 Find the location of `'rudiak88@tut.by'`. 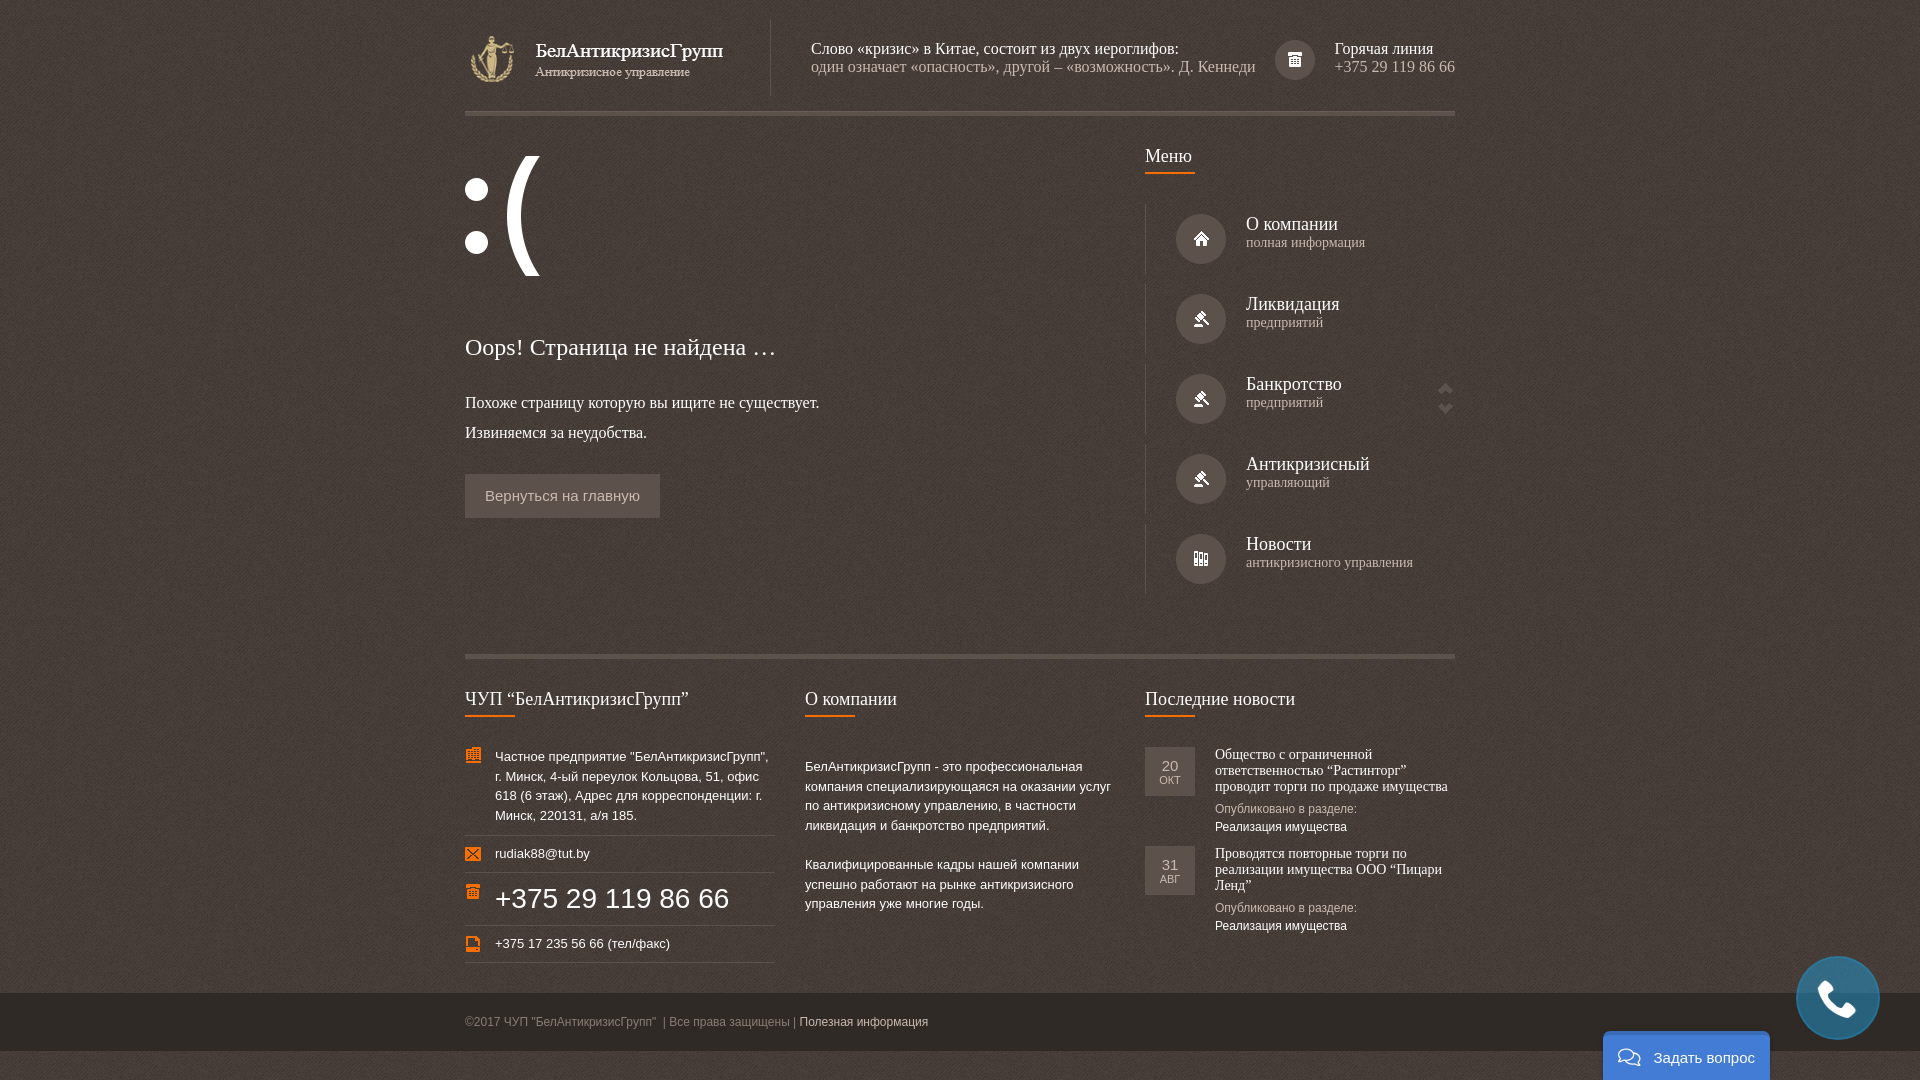

'rudiak88@tut.by' is located at coordinates (542, 853).